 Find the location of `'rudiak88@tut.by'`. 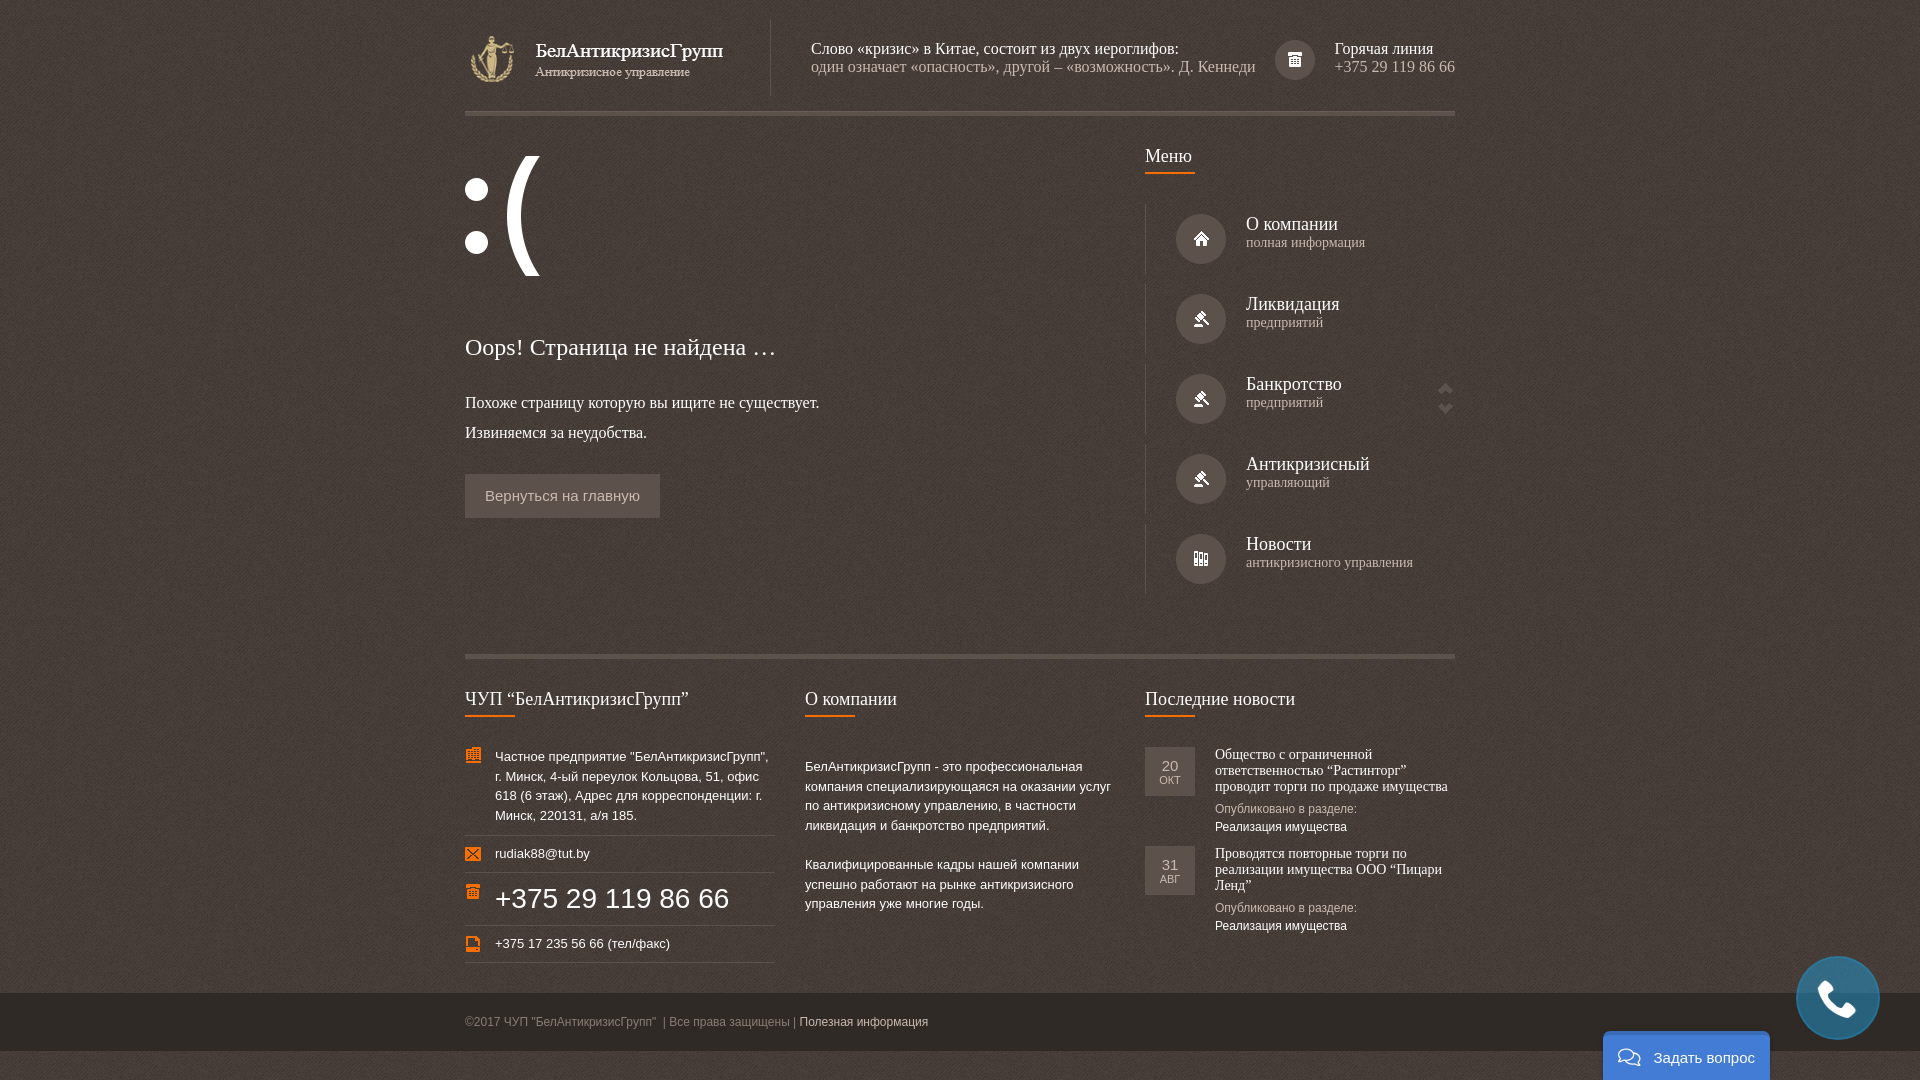

'rudiak88@tut.by' is located at coordinates (542, 853).